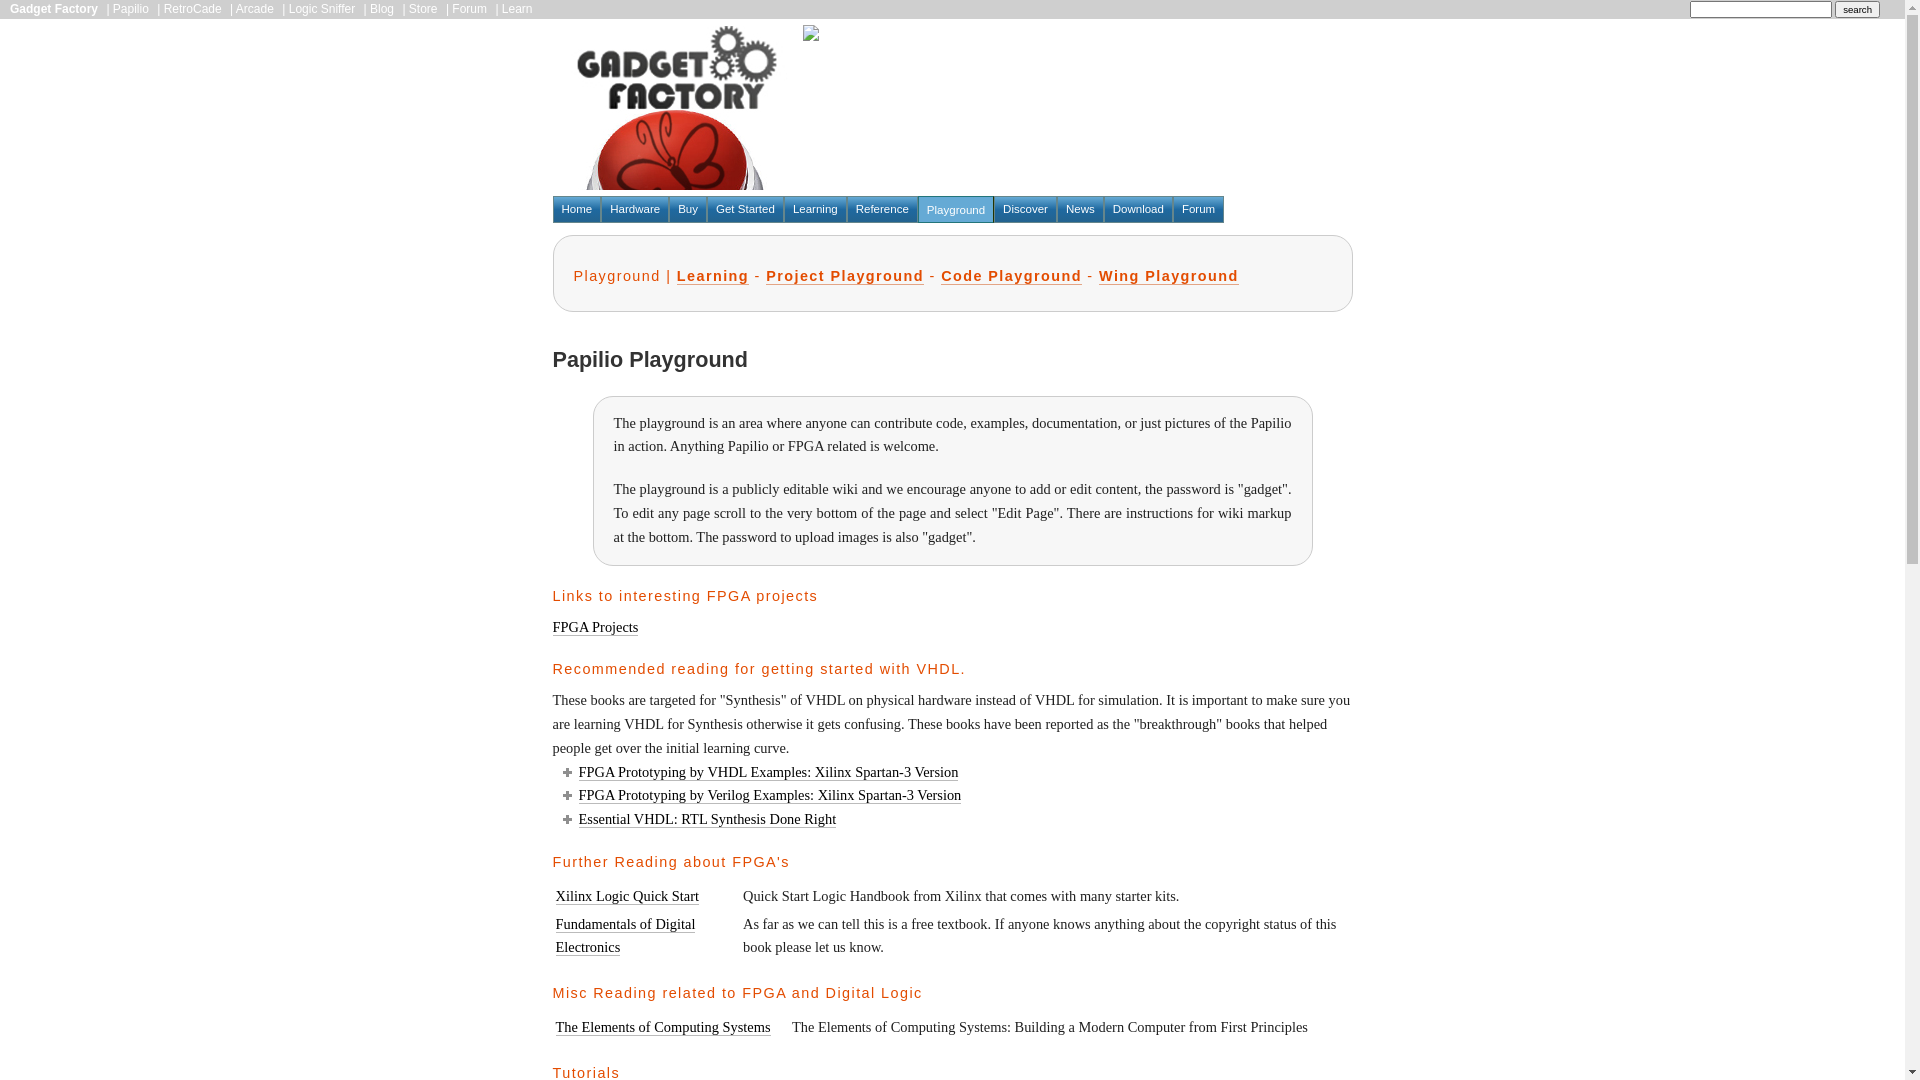 Image resolution: width=1920 pixels, height=1080 pixels. I want to click on 'Hardware', so click(633, 209).